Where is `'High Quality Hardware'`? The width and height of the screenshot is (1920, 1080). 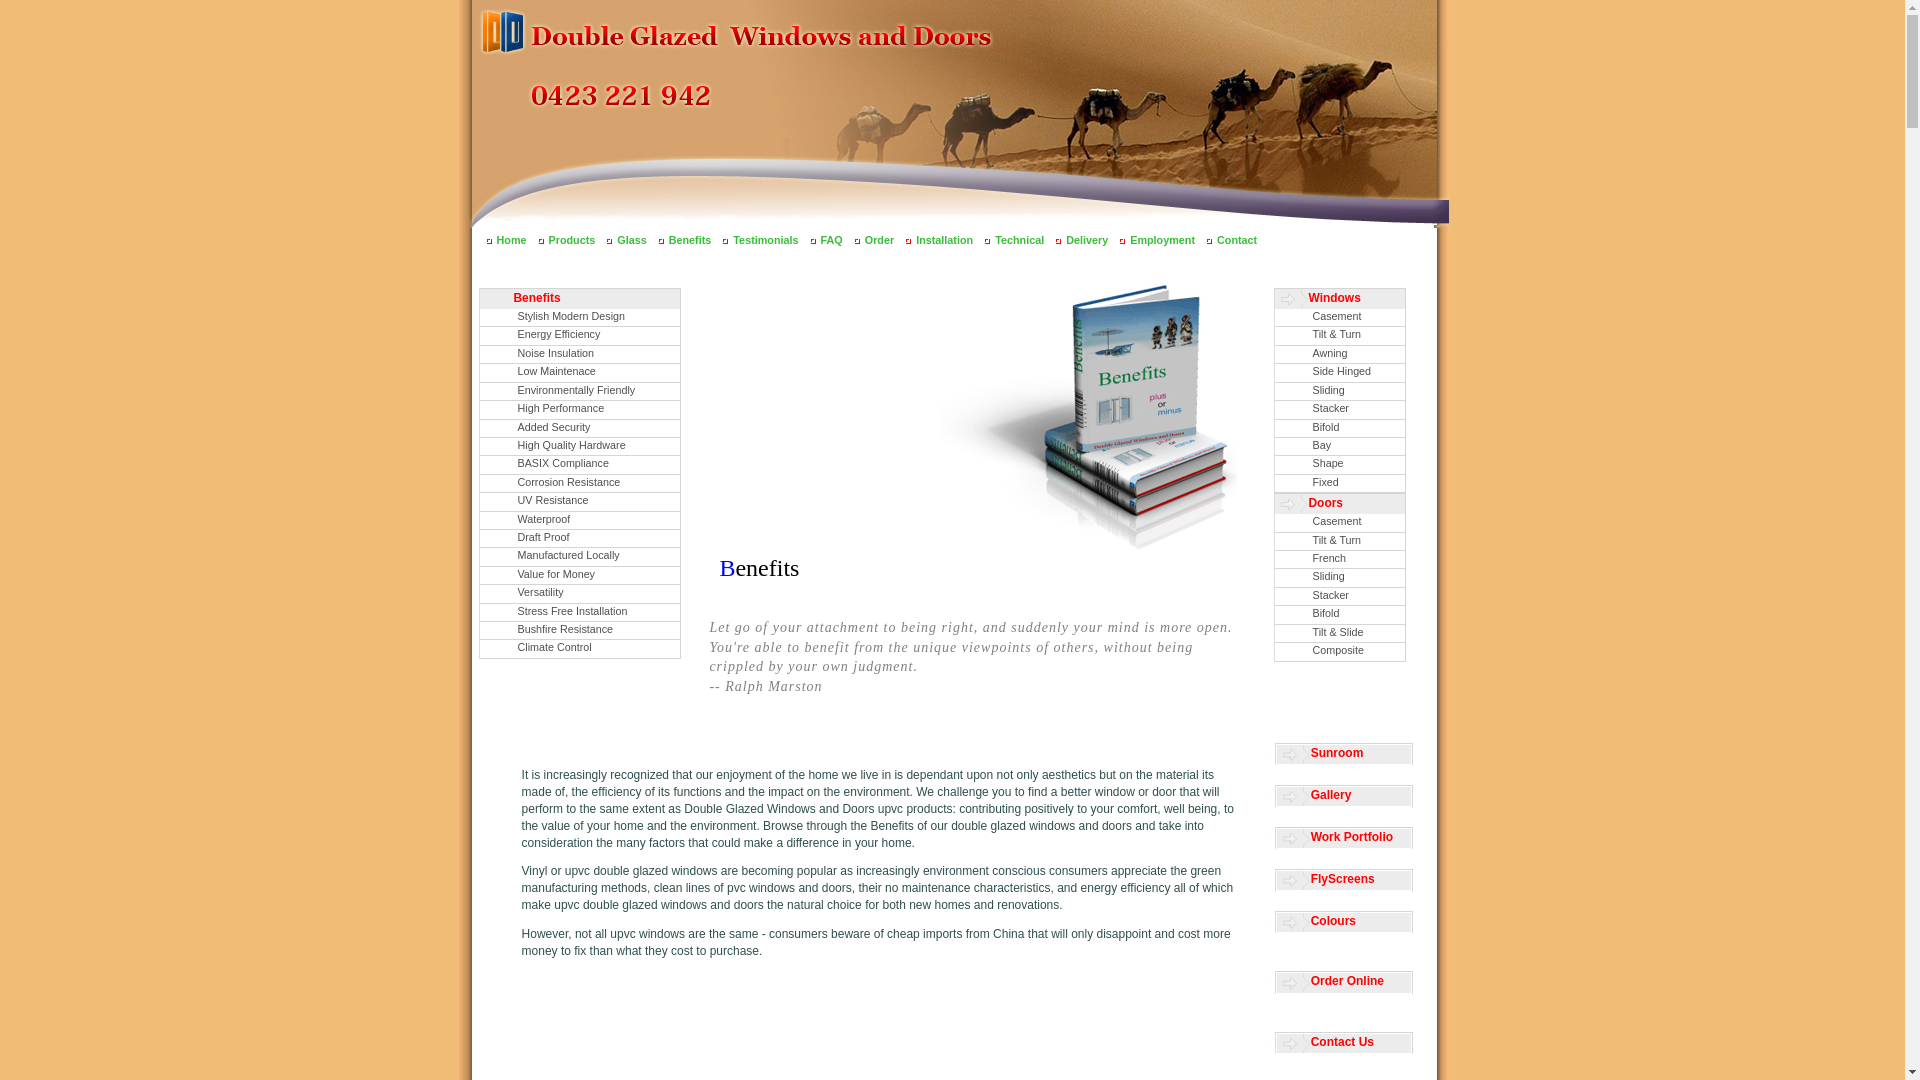
'High Quality Hardware' is located at coordinates (579, 445).